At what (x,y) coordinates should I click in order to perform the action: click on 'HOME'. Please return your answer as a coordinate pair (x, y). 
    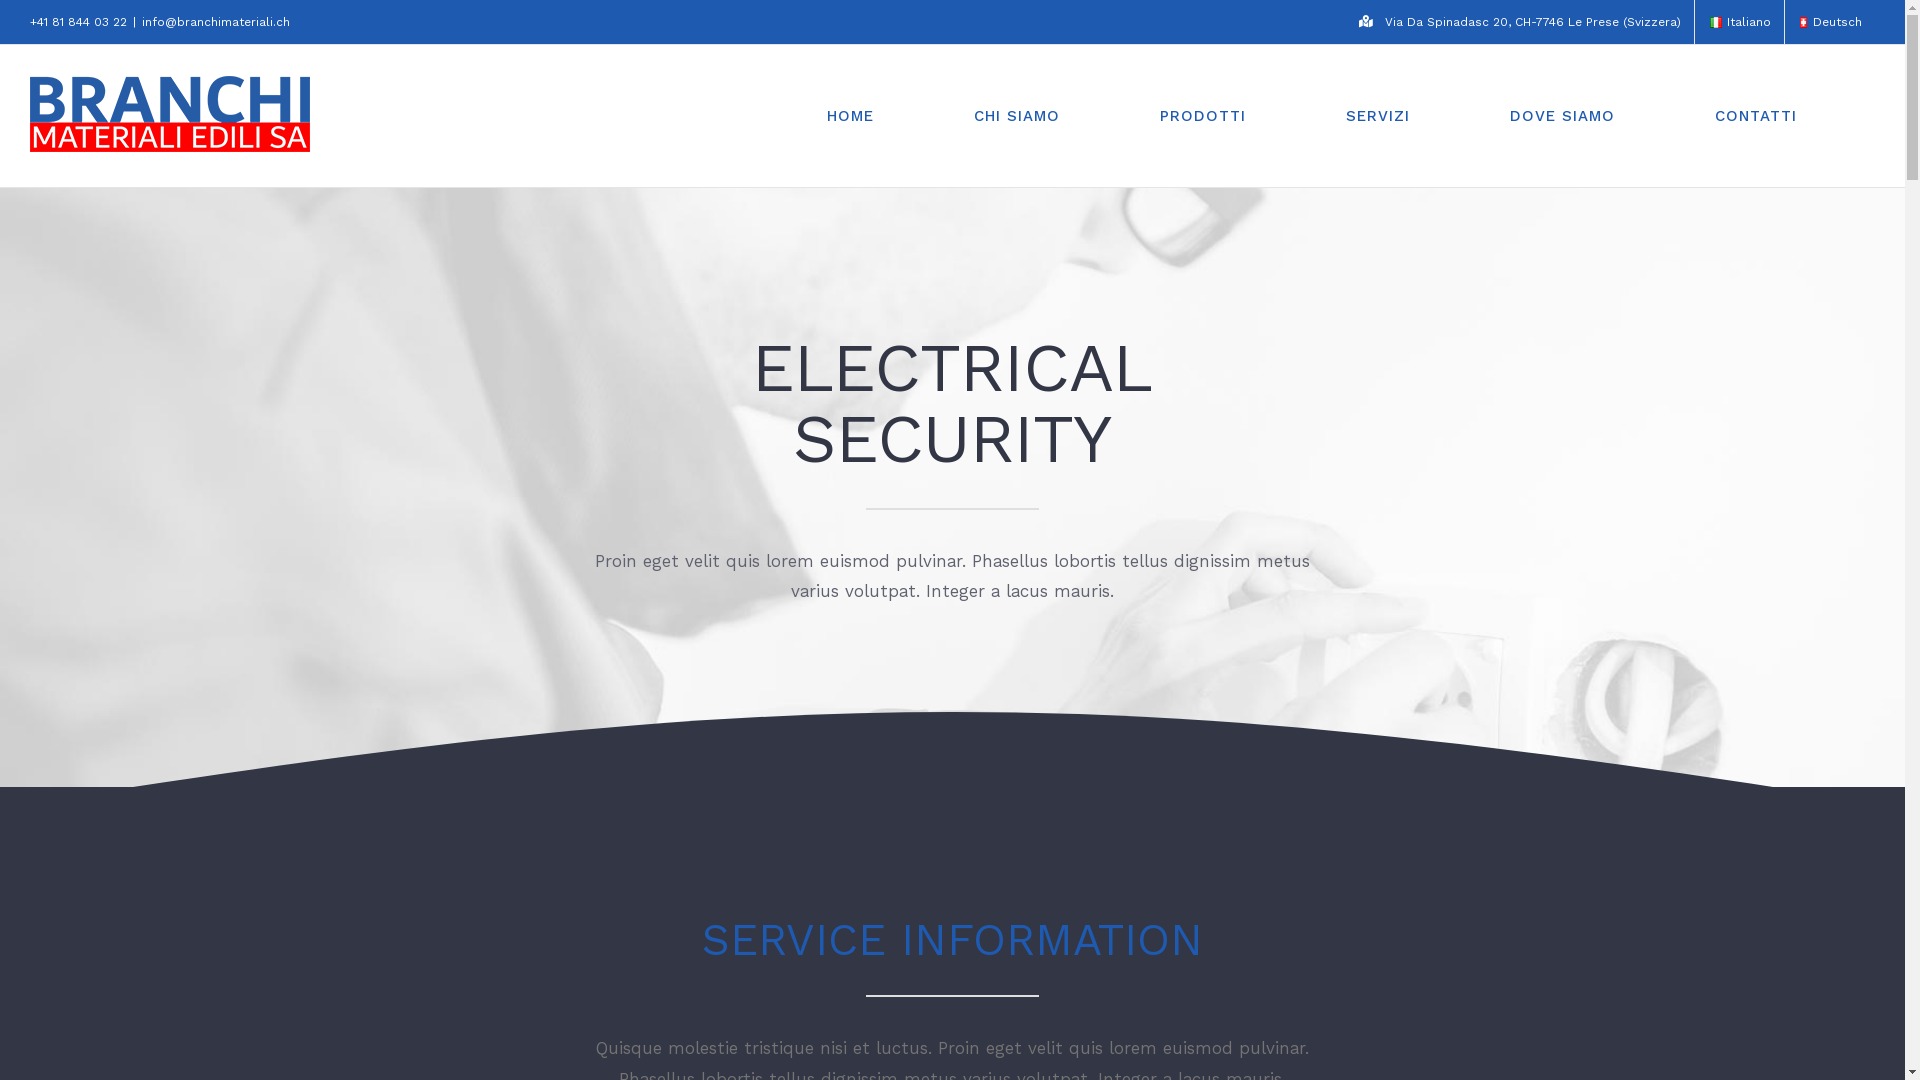
    Looking at the image, I should click on (850, 115).